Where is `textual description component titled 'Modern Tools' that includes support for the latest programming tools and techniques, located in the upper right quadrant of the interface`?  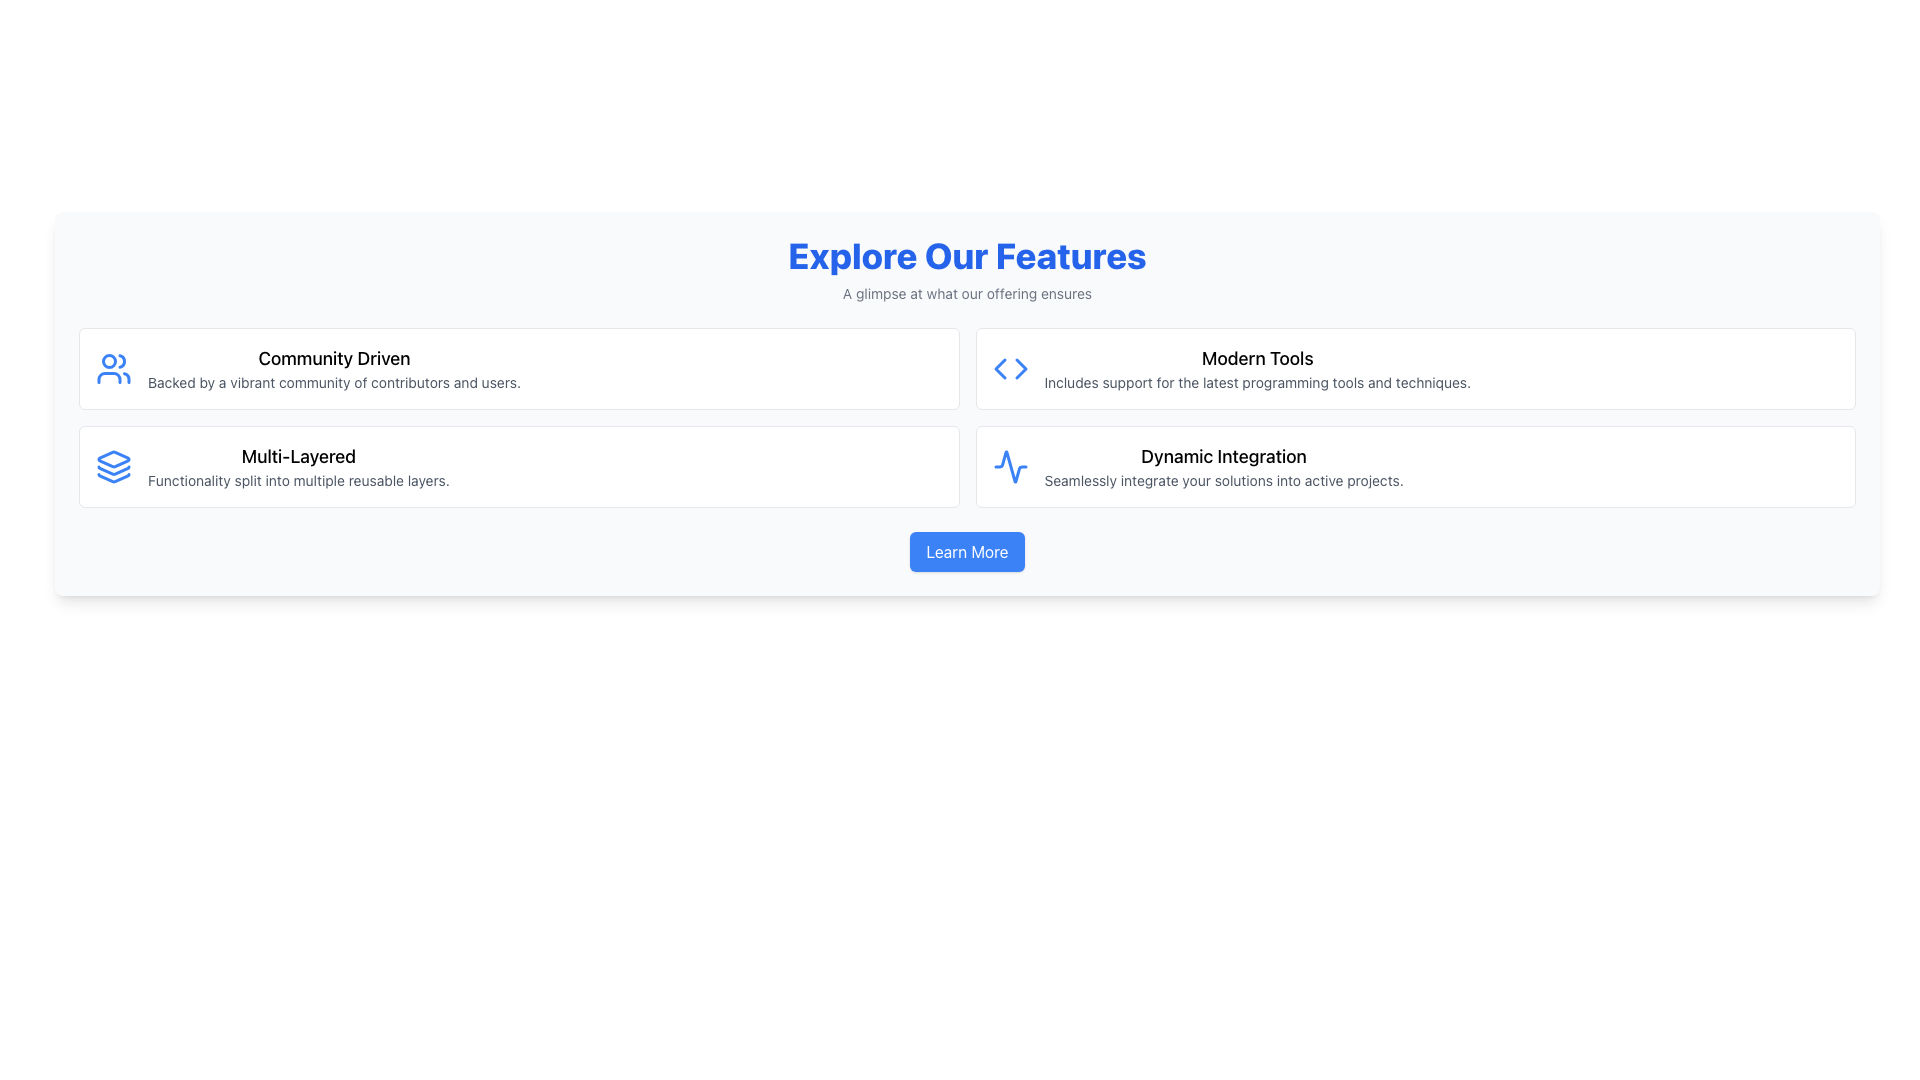
textual description component titled 'Modern Tools' that includes support for the latest programming tools and techniques, located in the upper right quadrant of the interface is located at coordinates (1256, 369).